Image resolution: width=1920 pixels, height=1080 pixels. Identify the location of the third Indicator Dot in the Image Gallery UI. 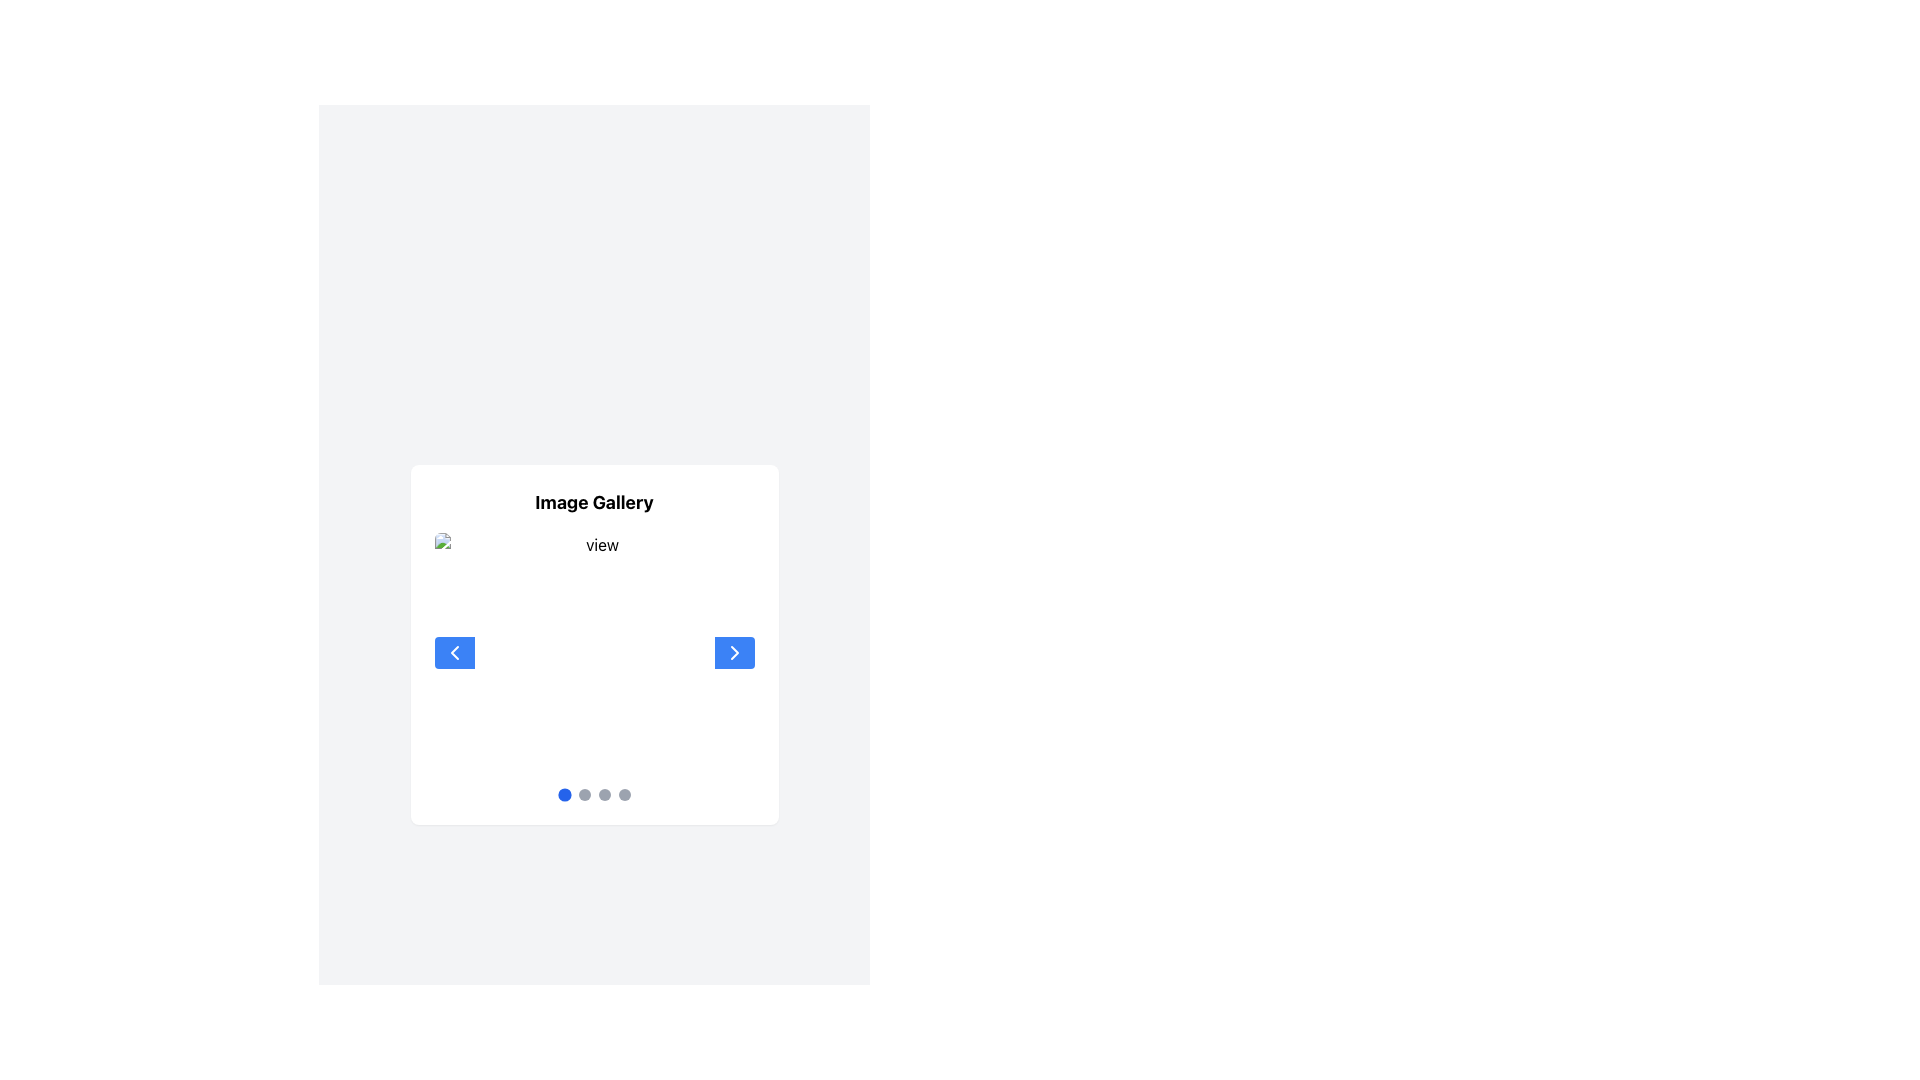
(603, 793).